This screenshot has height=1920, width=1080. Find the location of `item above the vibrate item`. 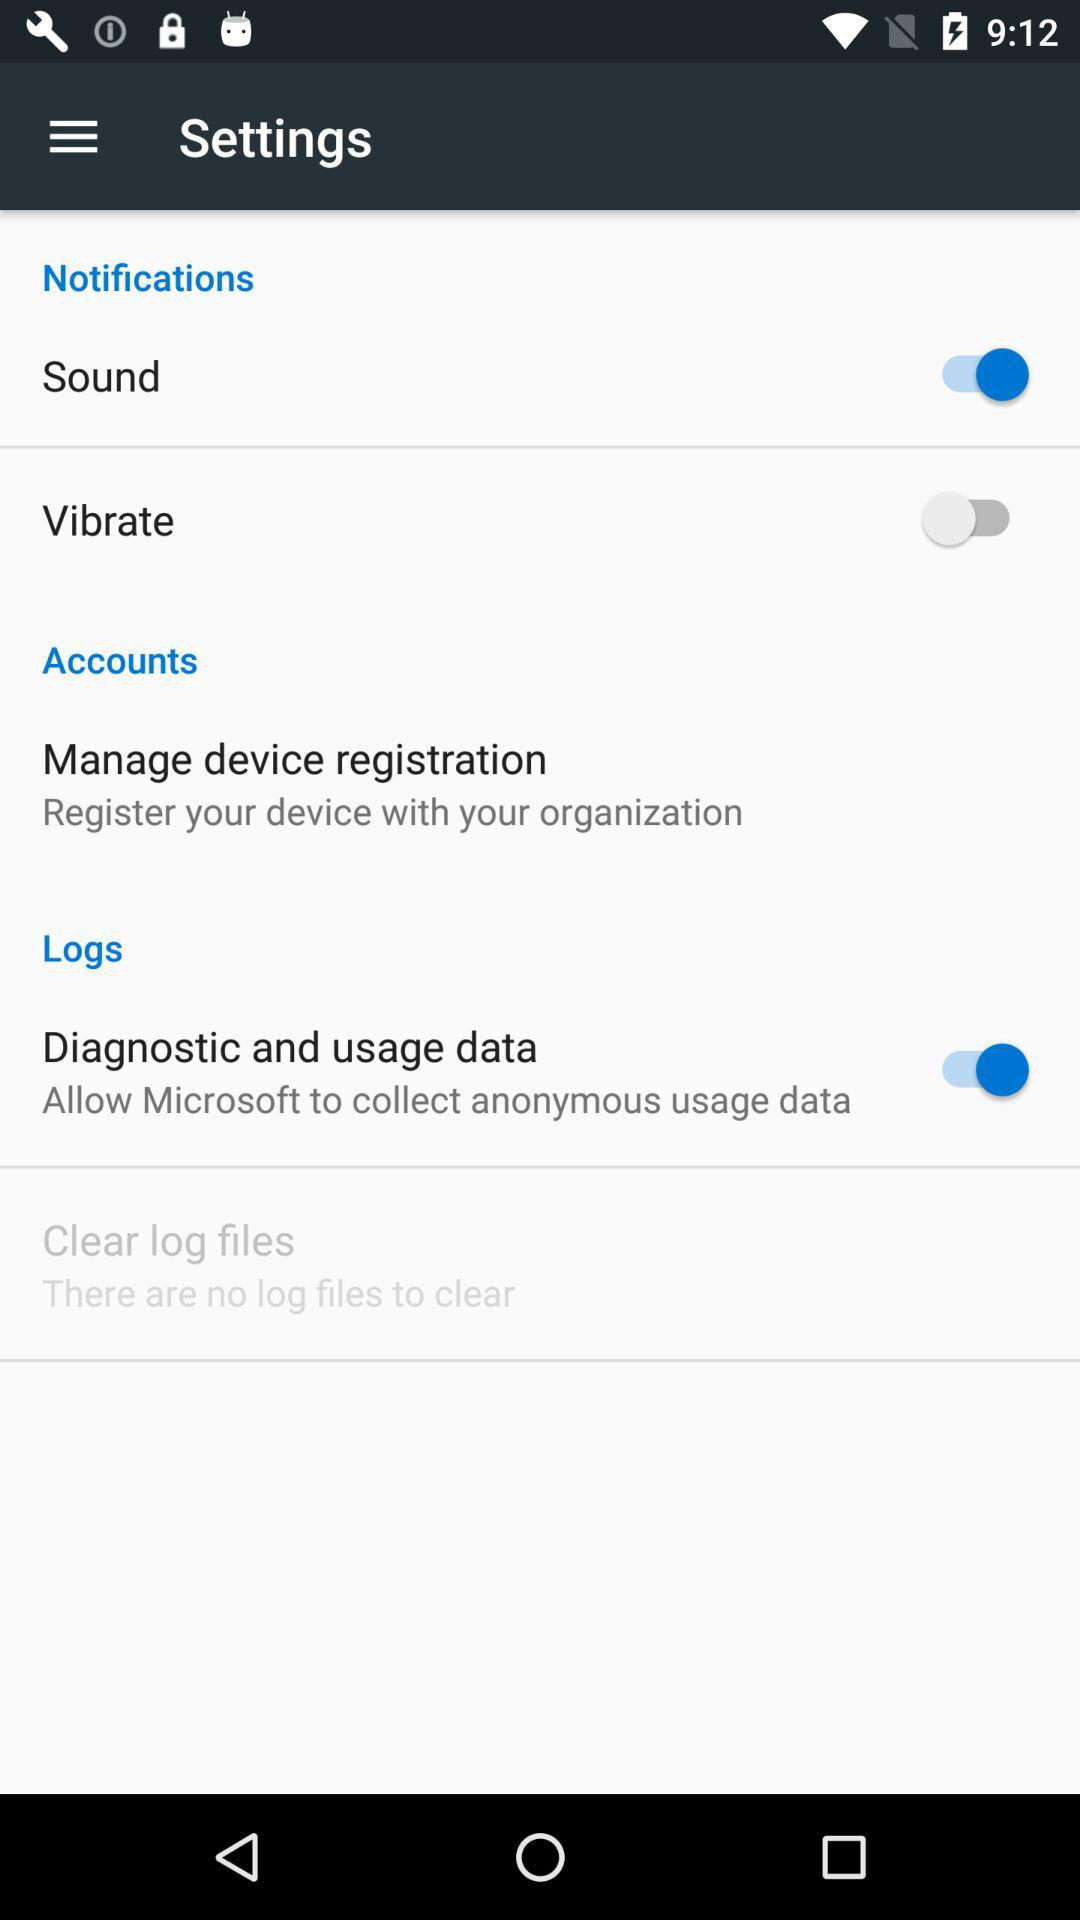

item above the vibrate item is located at coordinates (101, 374).